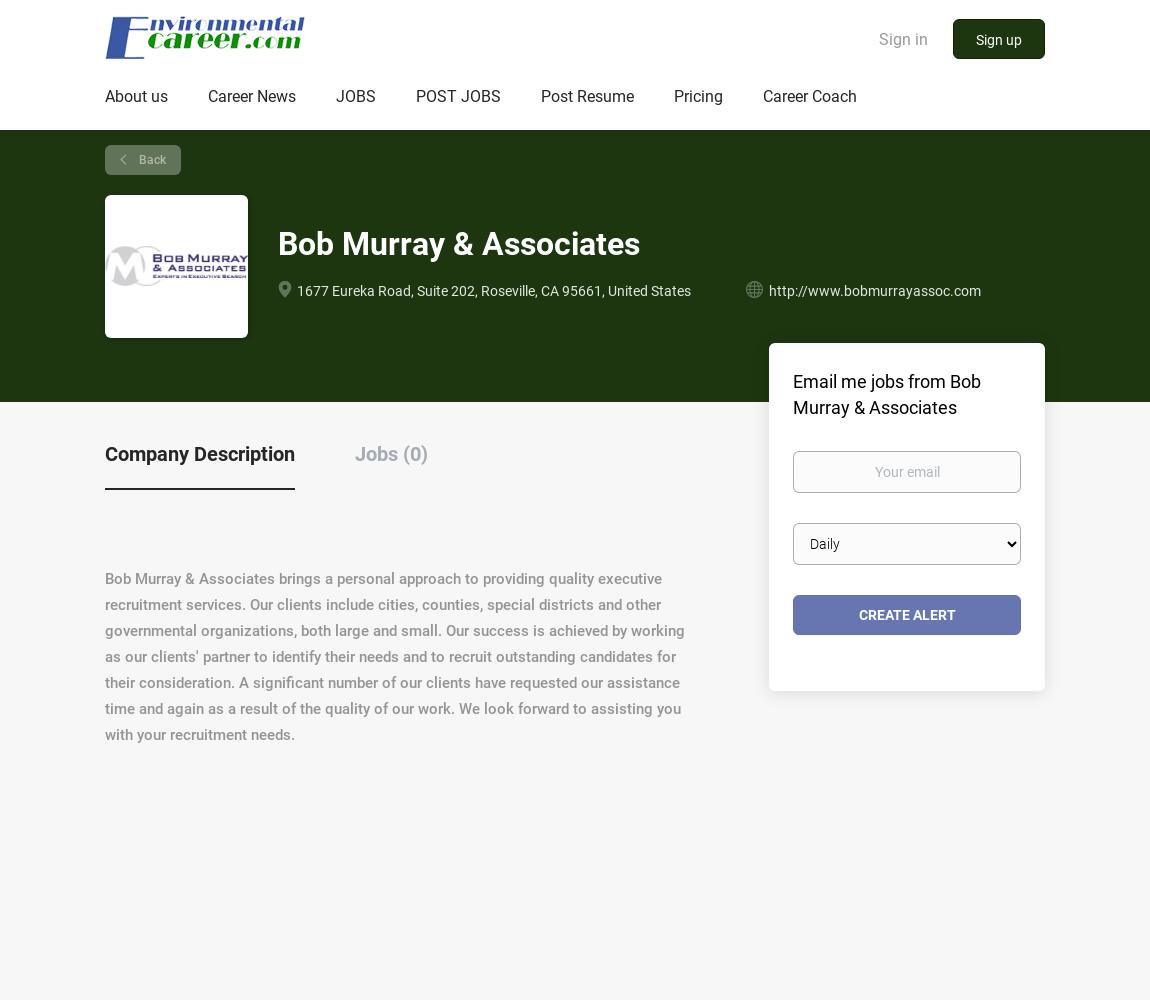 This screenshot has height=1000, width=1150. Describe the element at coordinates (198, 452) in the screenshot. I see `'Company Description'` at that location.